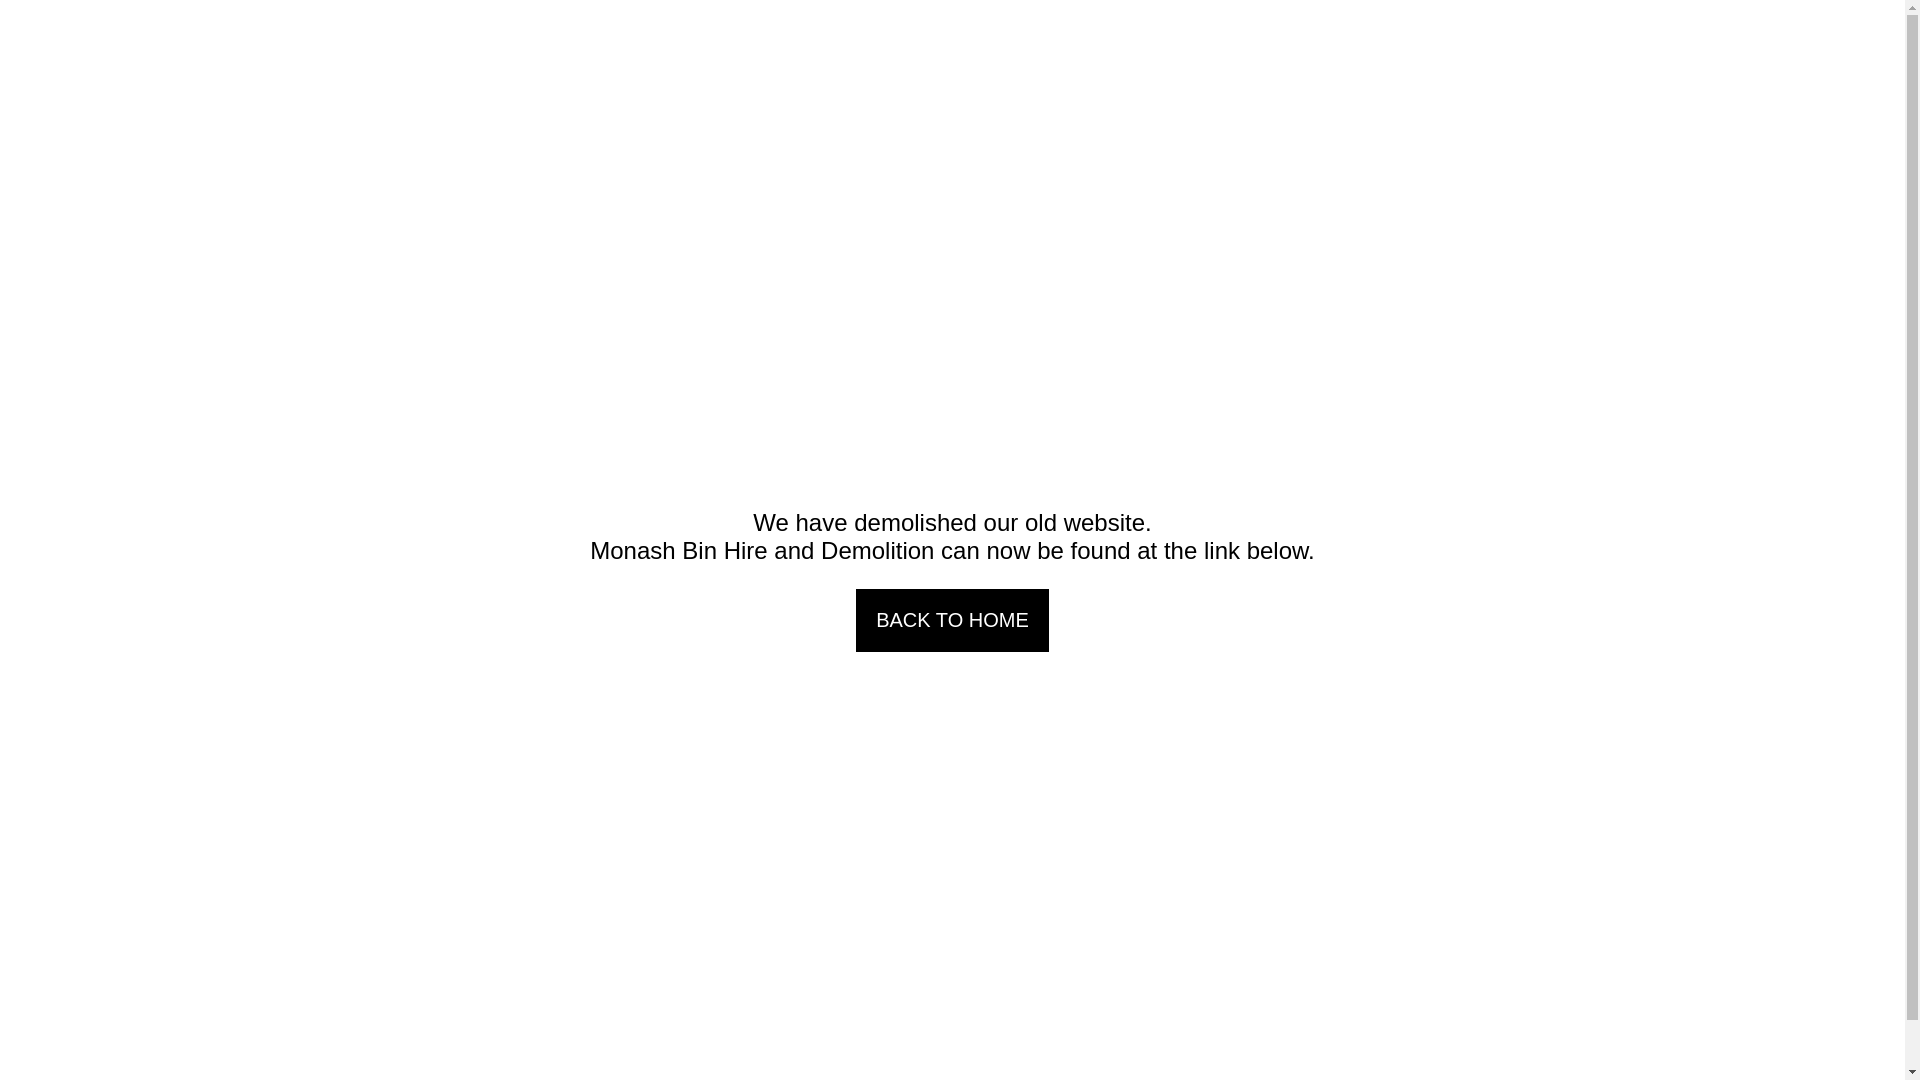 The image size is (1920, 1080). What do you see at coordinates (951, 618) in the screenshot?
I see `'BACK TO HOME'` at bounding box center [951, 618].